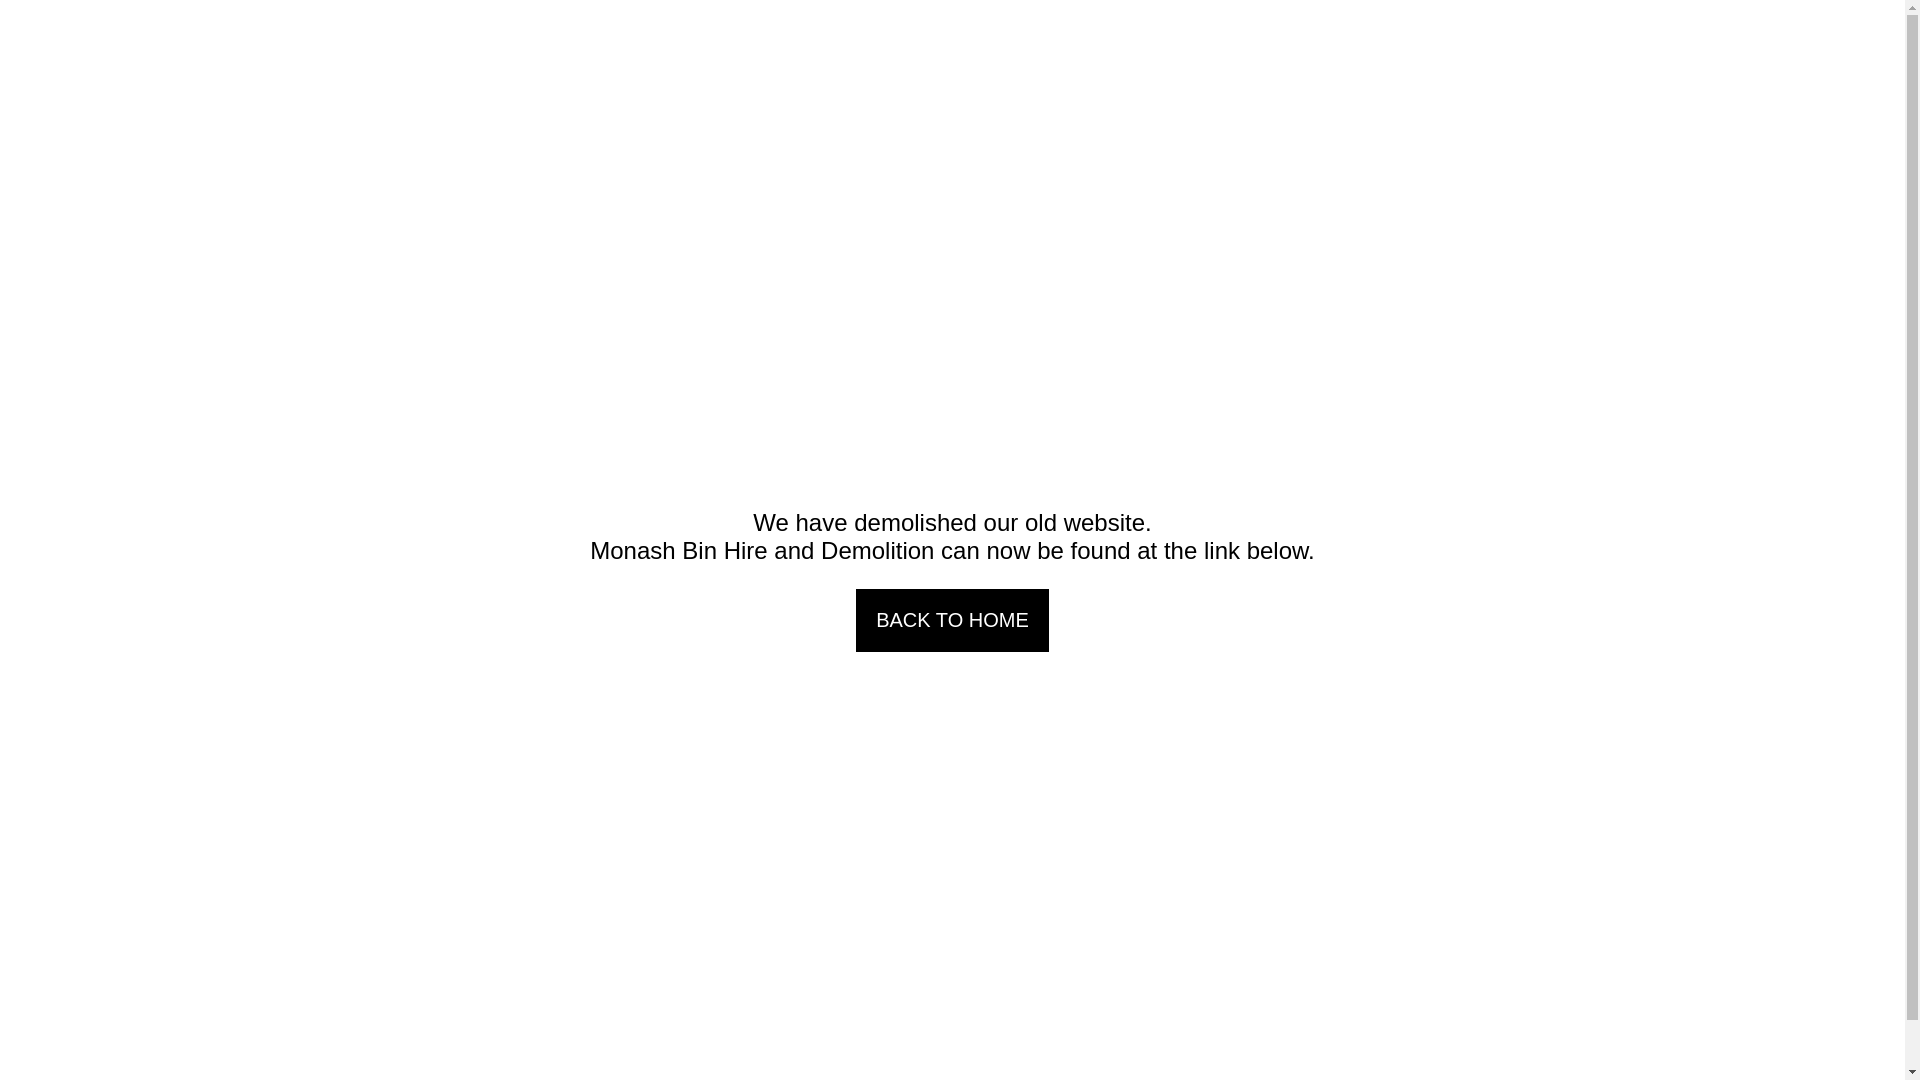 The image size is (1920, 1080). What do you see at coordinates (951, 618) in the screenshot?
I see `'BACK TO HOME'` at bounding box center [951, 618].